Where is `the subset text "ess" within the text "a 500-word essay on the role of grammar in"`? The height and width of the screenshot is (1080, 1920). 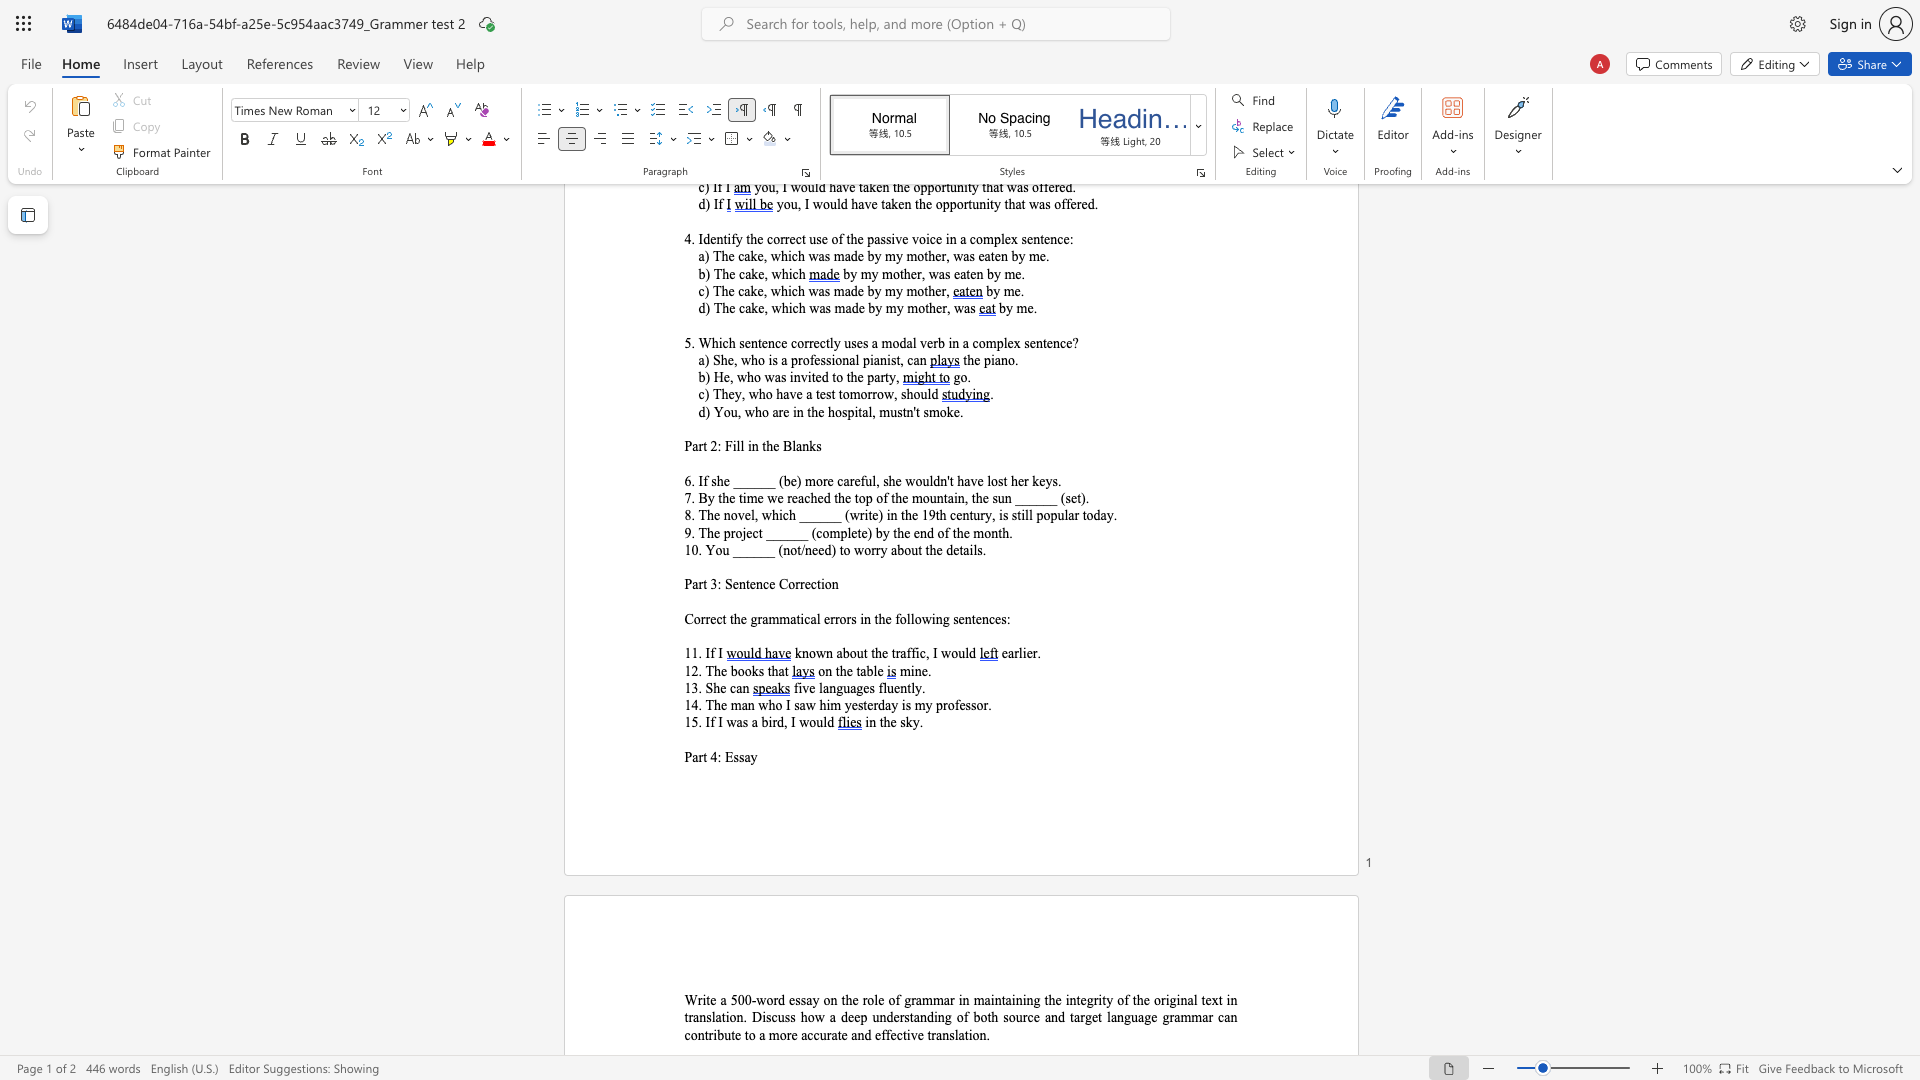
the subset text "ess" within the text "a 500-word essay on the role of grammar in" is located at coordinates (788, 1000).